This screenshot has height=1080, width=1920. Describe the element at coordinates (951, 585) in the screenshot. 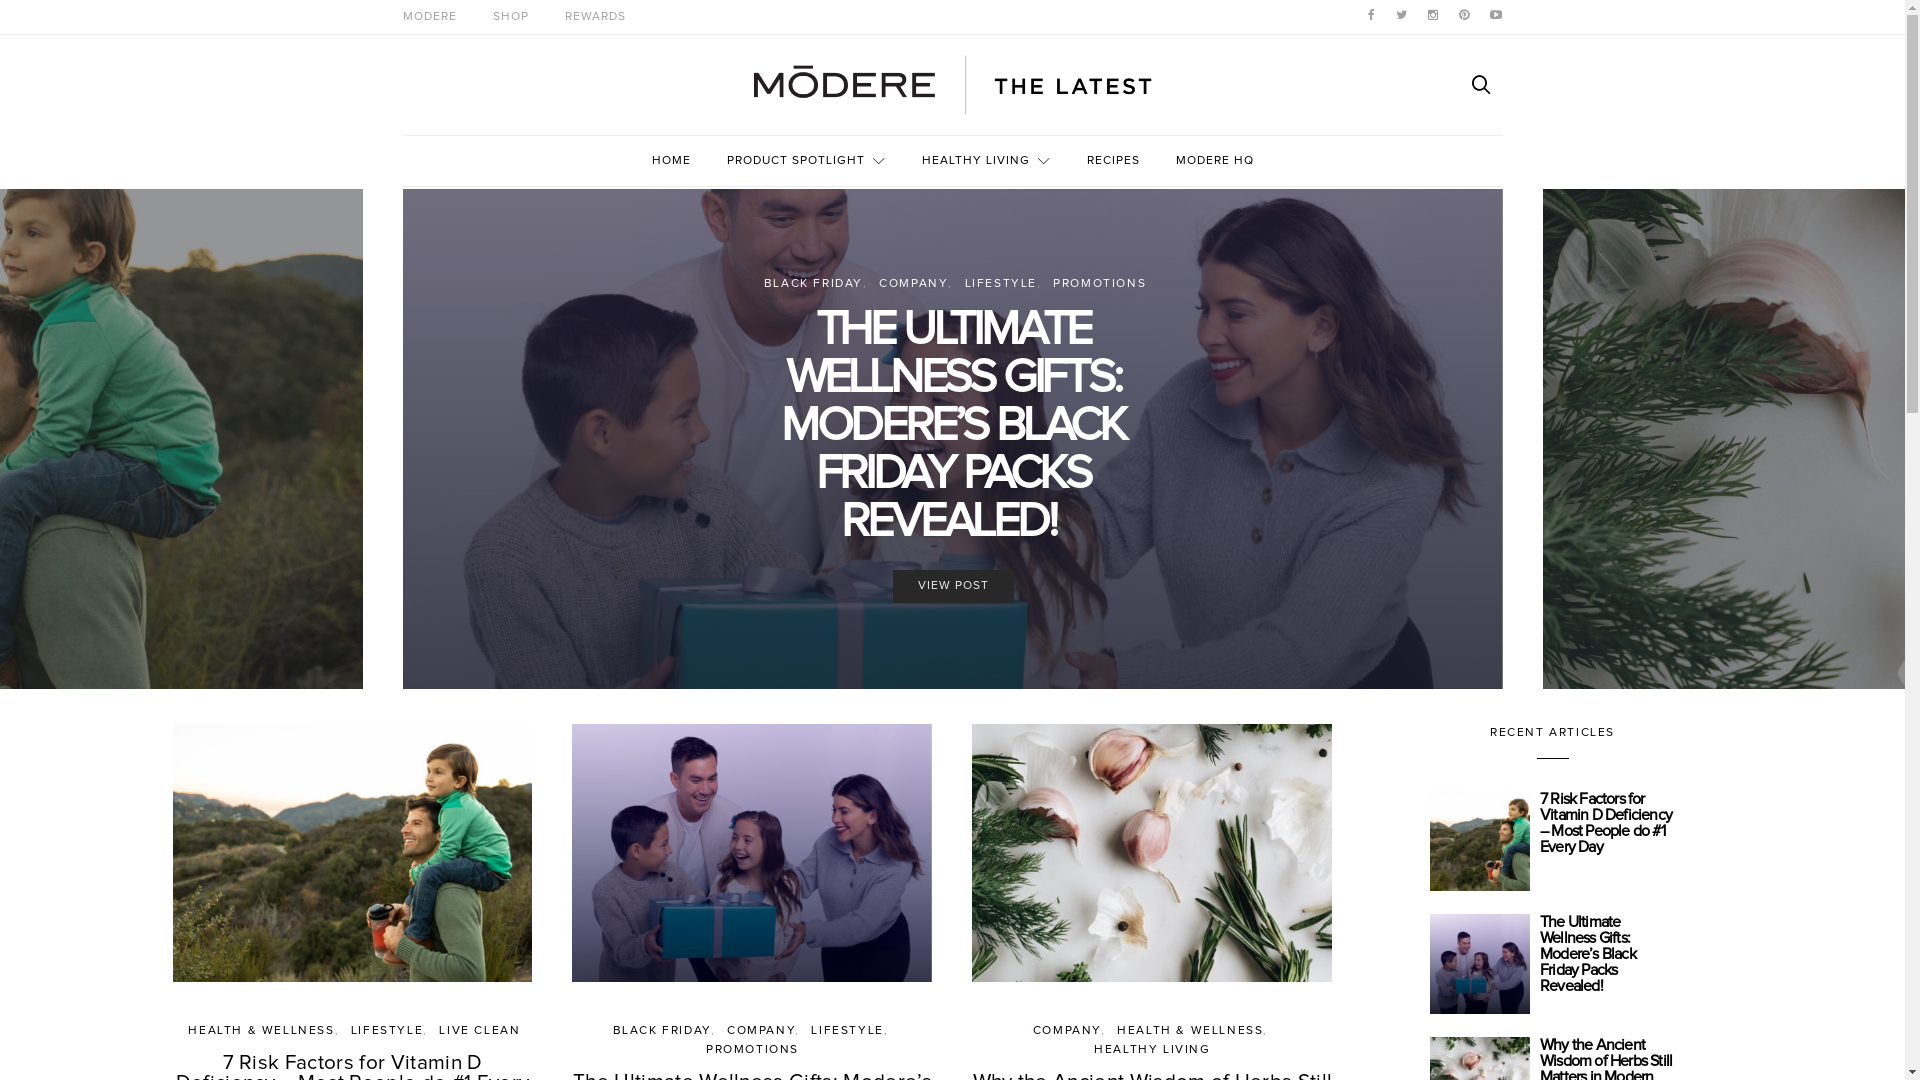

I see `'VIEW POST'` at that location.